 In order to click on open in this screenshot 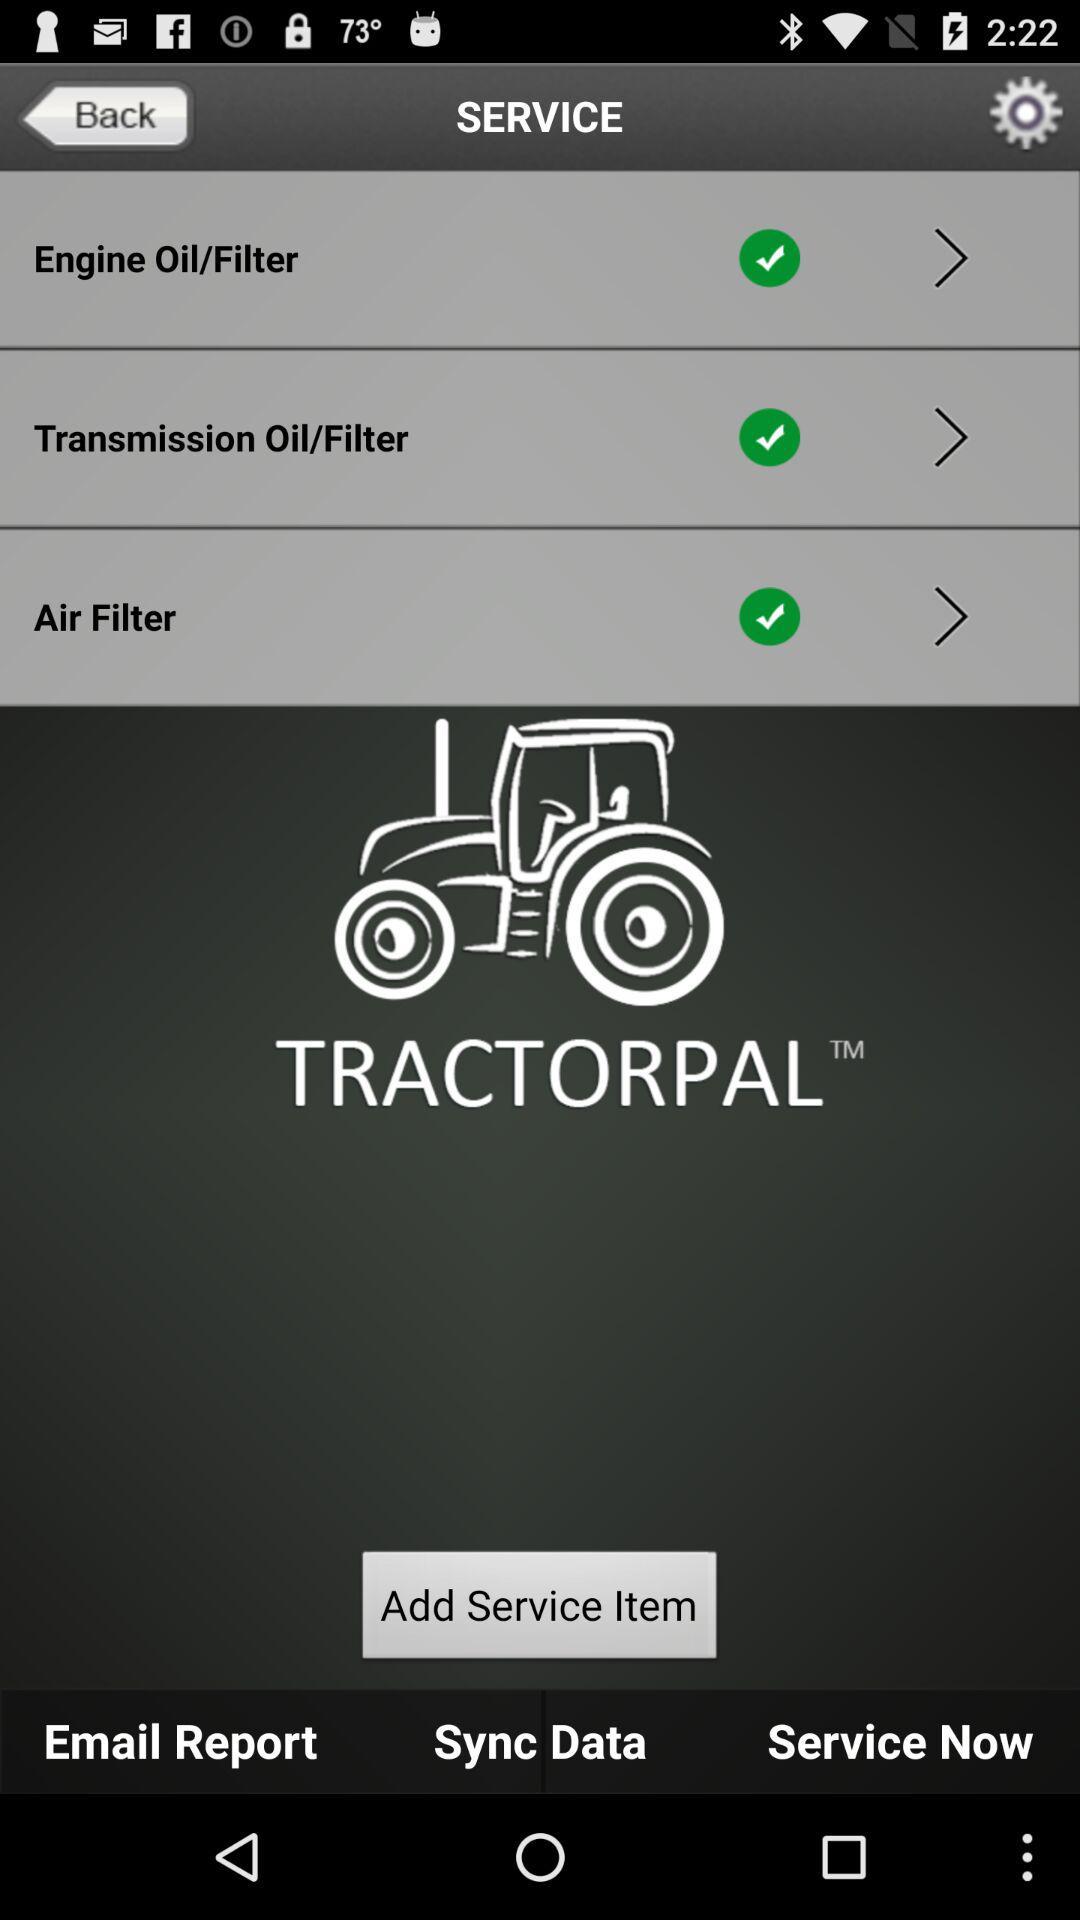, I will do `click(950, 436)`.